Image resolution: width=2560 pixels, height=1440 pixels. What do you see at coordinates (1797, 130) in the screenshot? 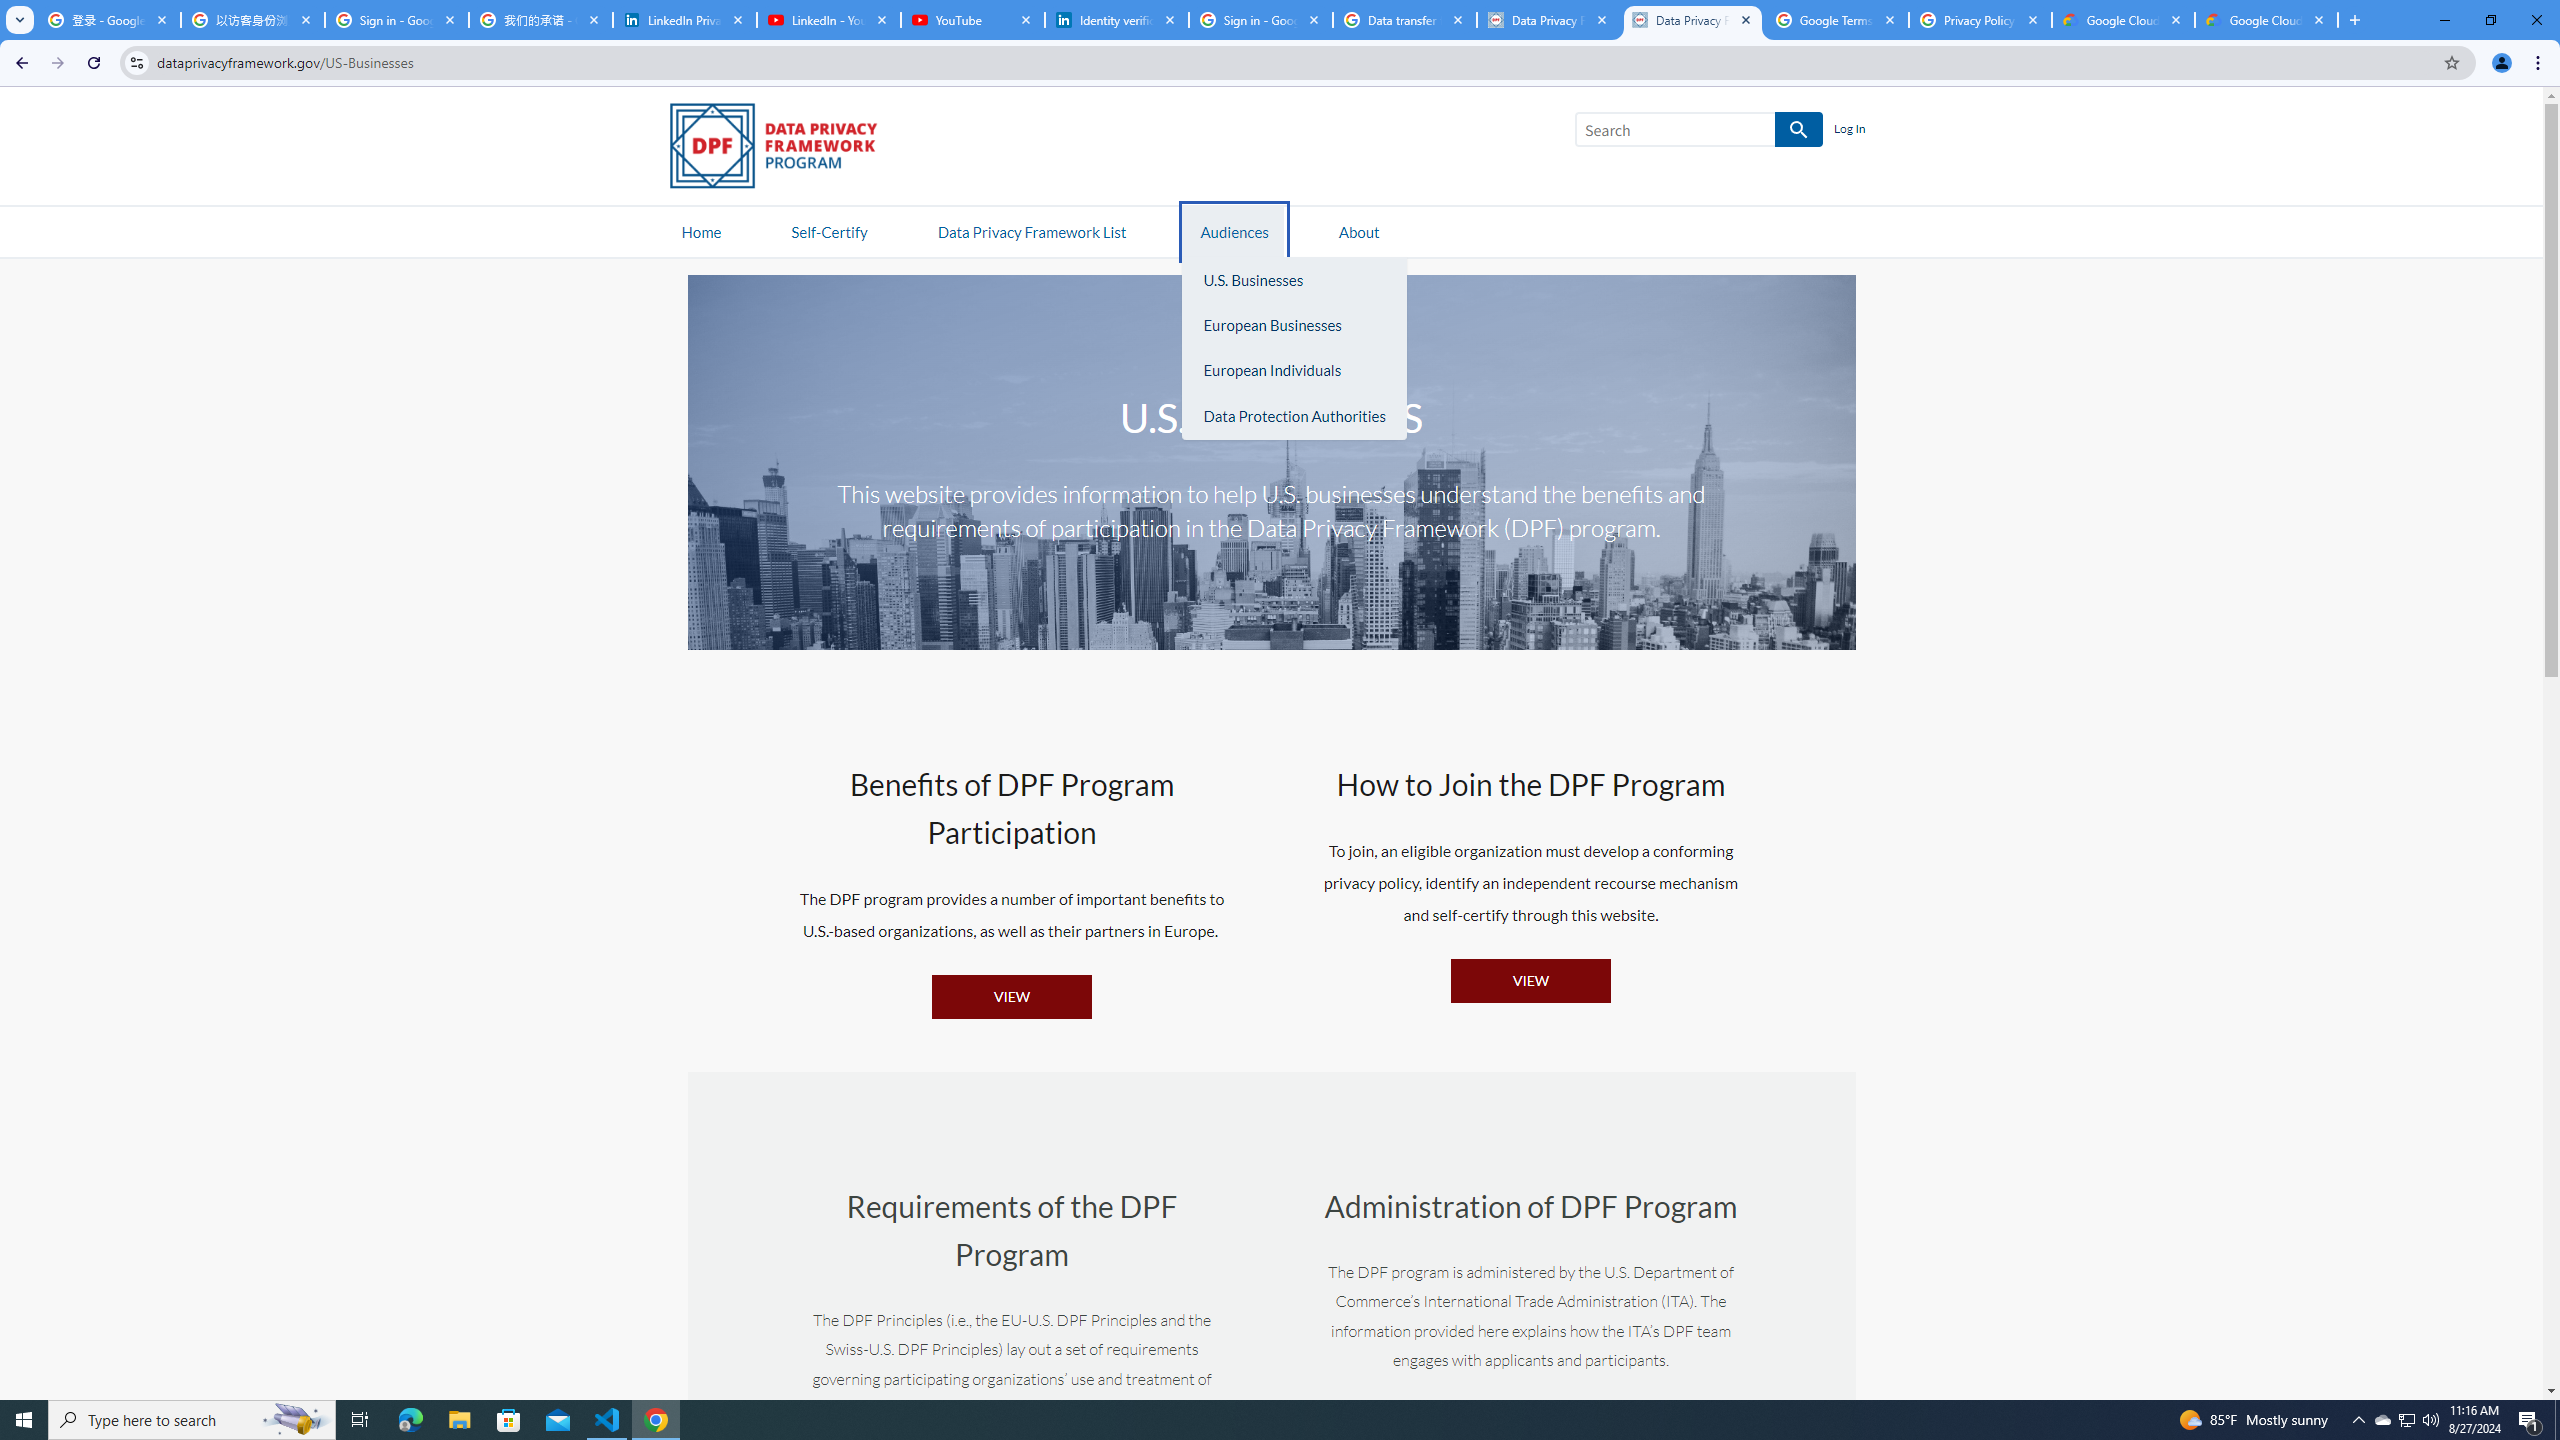
I see `'SEARCH'` at bounding box center [1797, 130].